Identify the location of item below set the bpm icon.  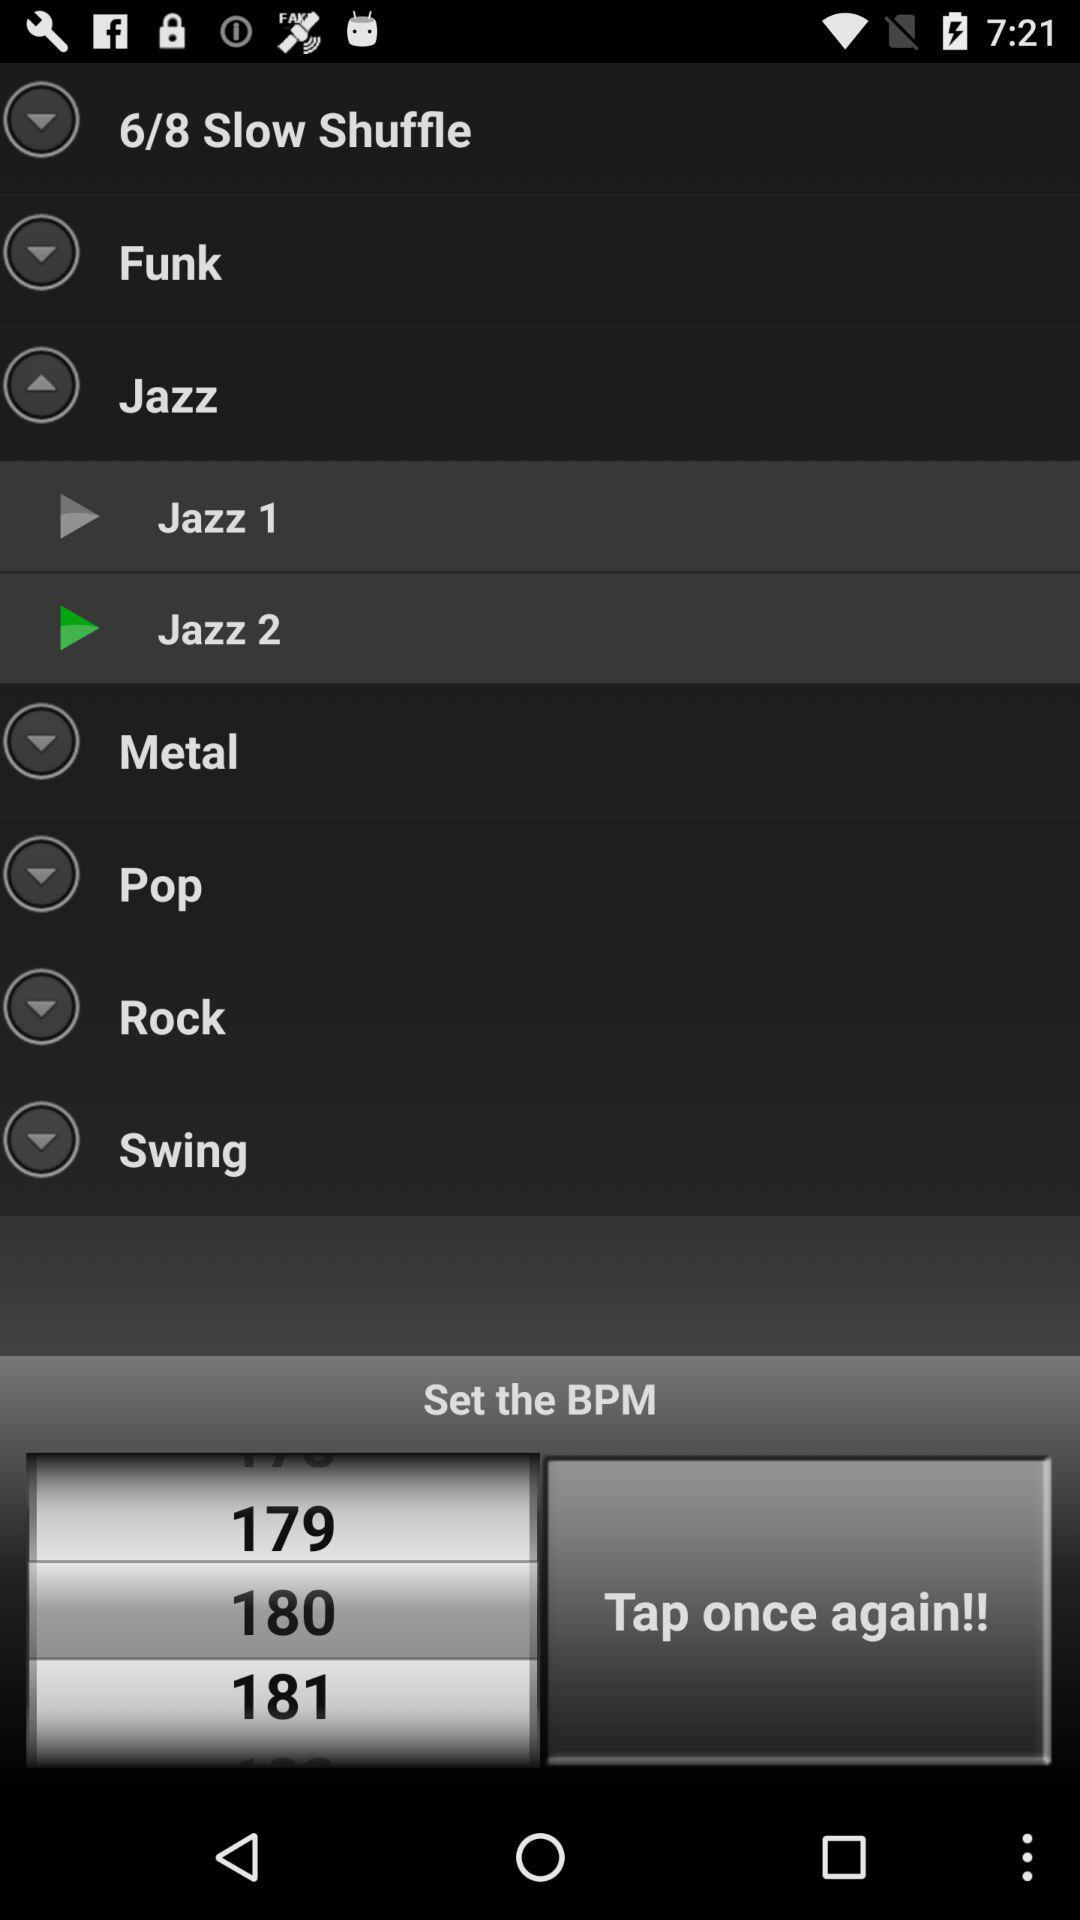
(795, 1610).